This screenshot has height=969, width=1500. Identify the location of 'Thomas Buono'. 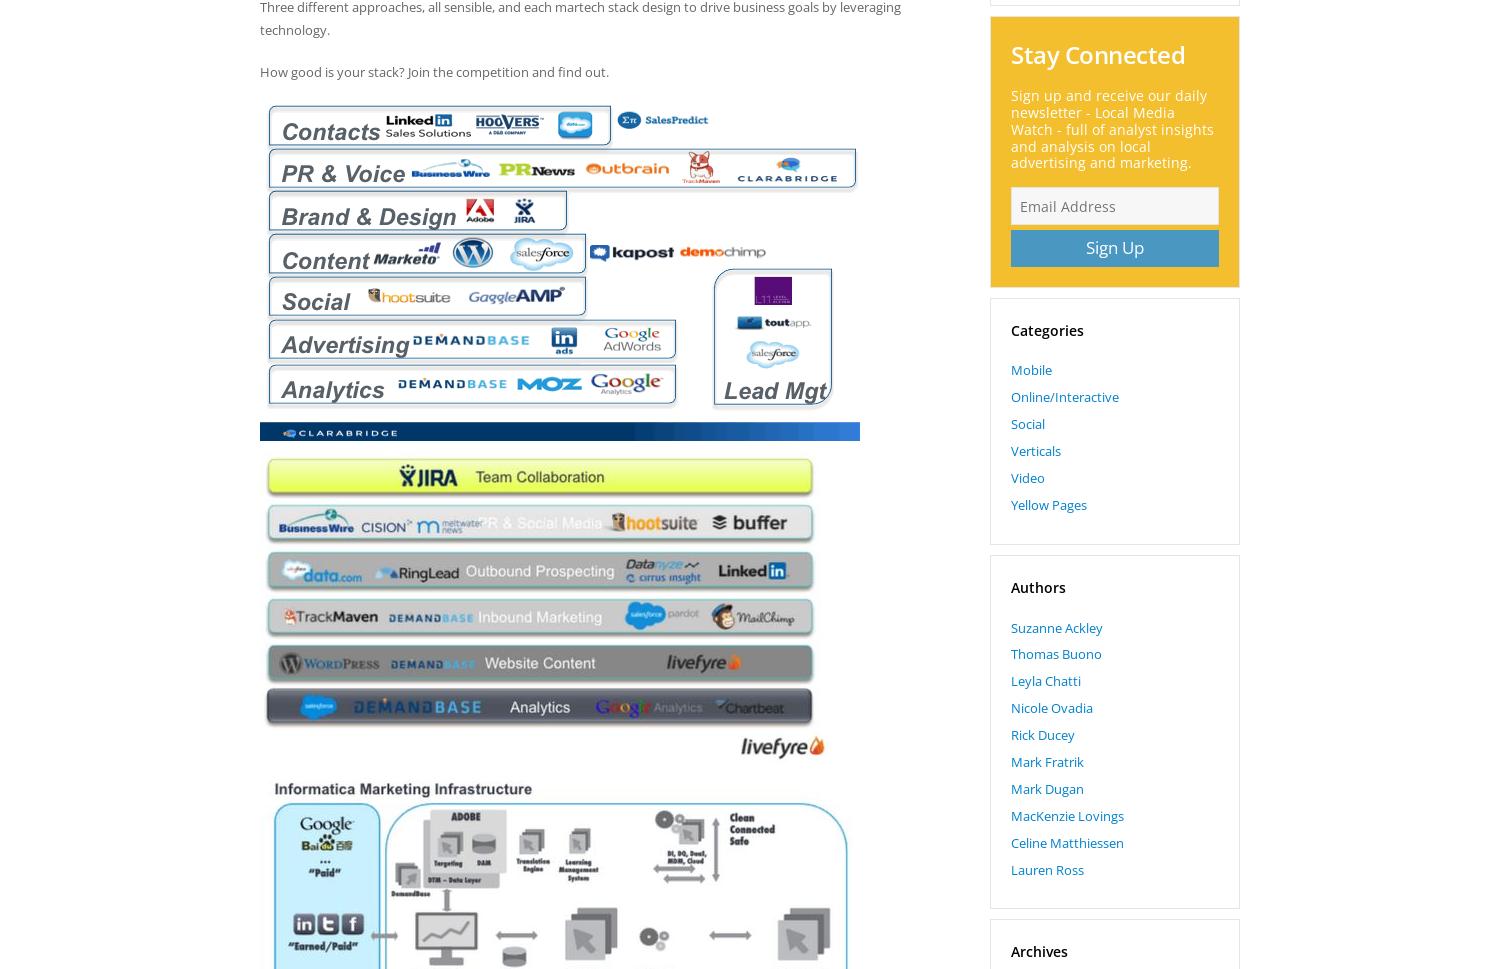
(1056, 653).